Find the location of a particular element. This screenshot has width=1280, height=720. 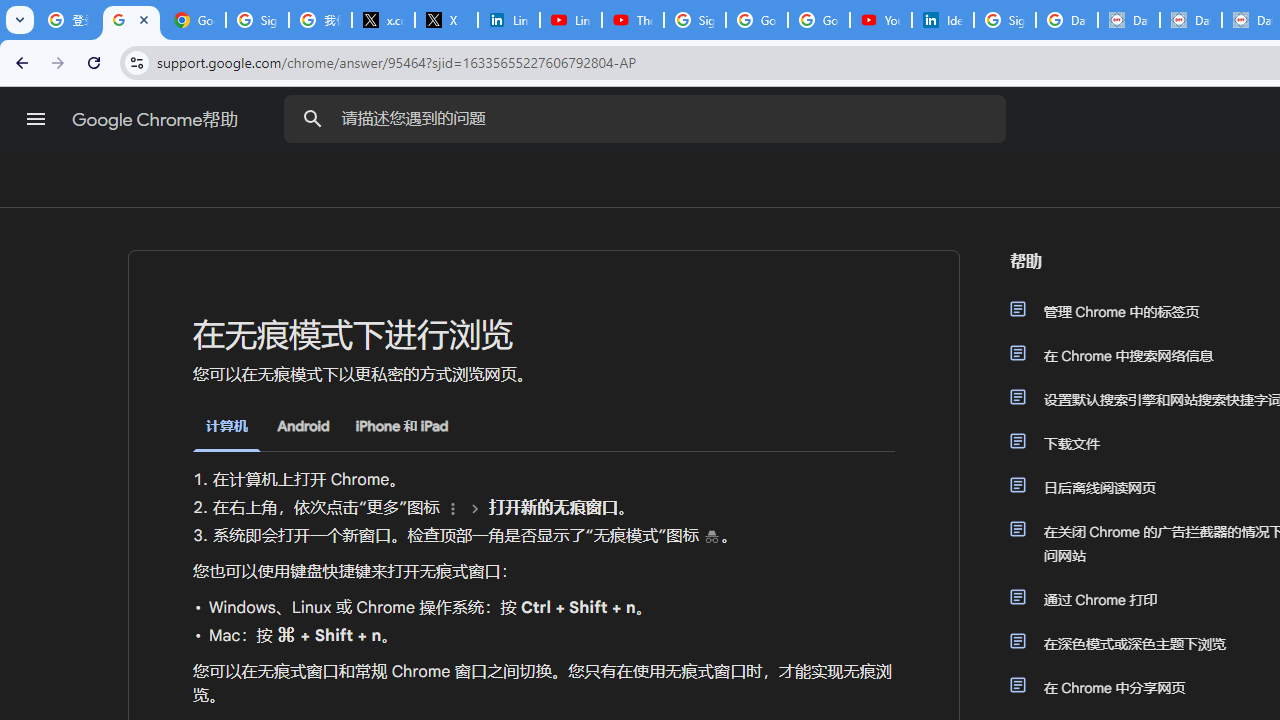

'Data Privacy Framework' is located at coordinates (1128, 20).